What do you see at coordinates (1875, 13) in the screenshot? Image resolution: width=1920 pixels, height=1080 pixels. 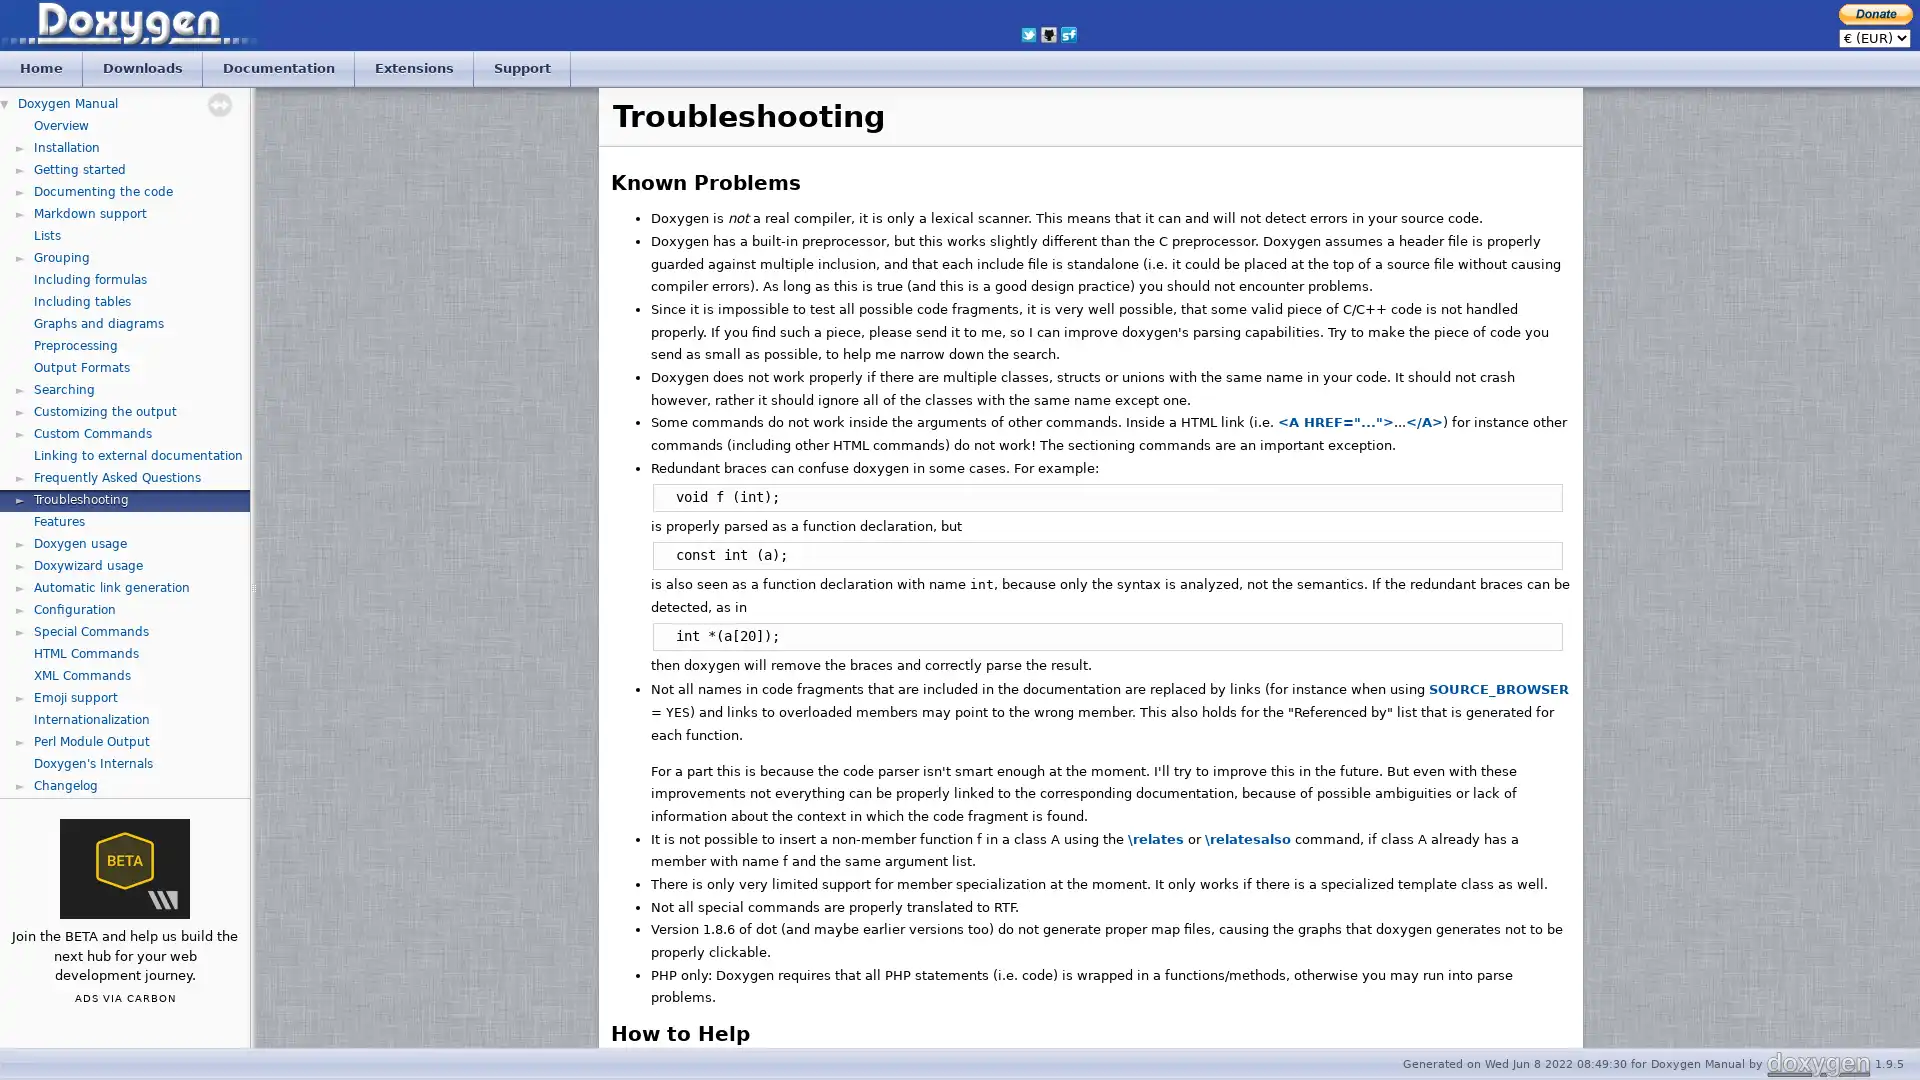 I see `Donate to Doxygen with PayPal!` at bounding box center [1875, 13].